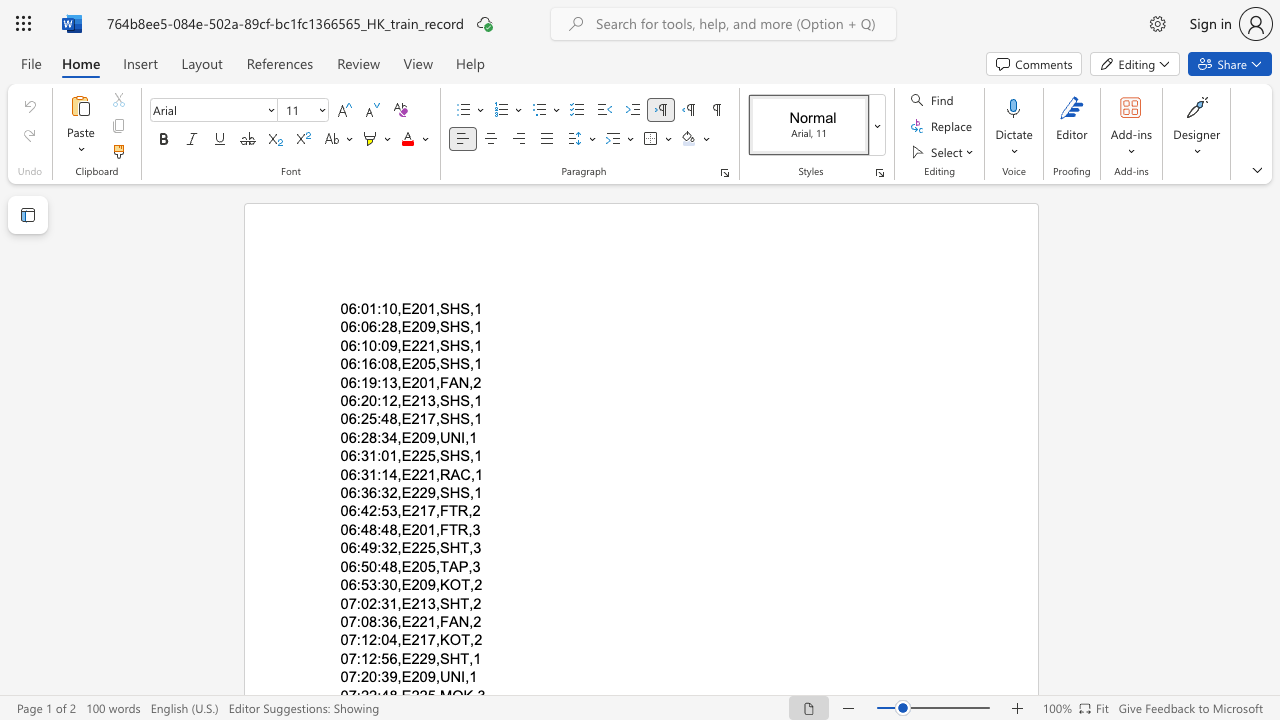 This screenshot has height=720, width=1280. What do you see at coordinates (396, 309) in the screenshot?
I see `the space between the continuous character "0" and "," in the text` at bounding box center [396, 309].